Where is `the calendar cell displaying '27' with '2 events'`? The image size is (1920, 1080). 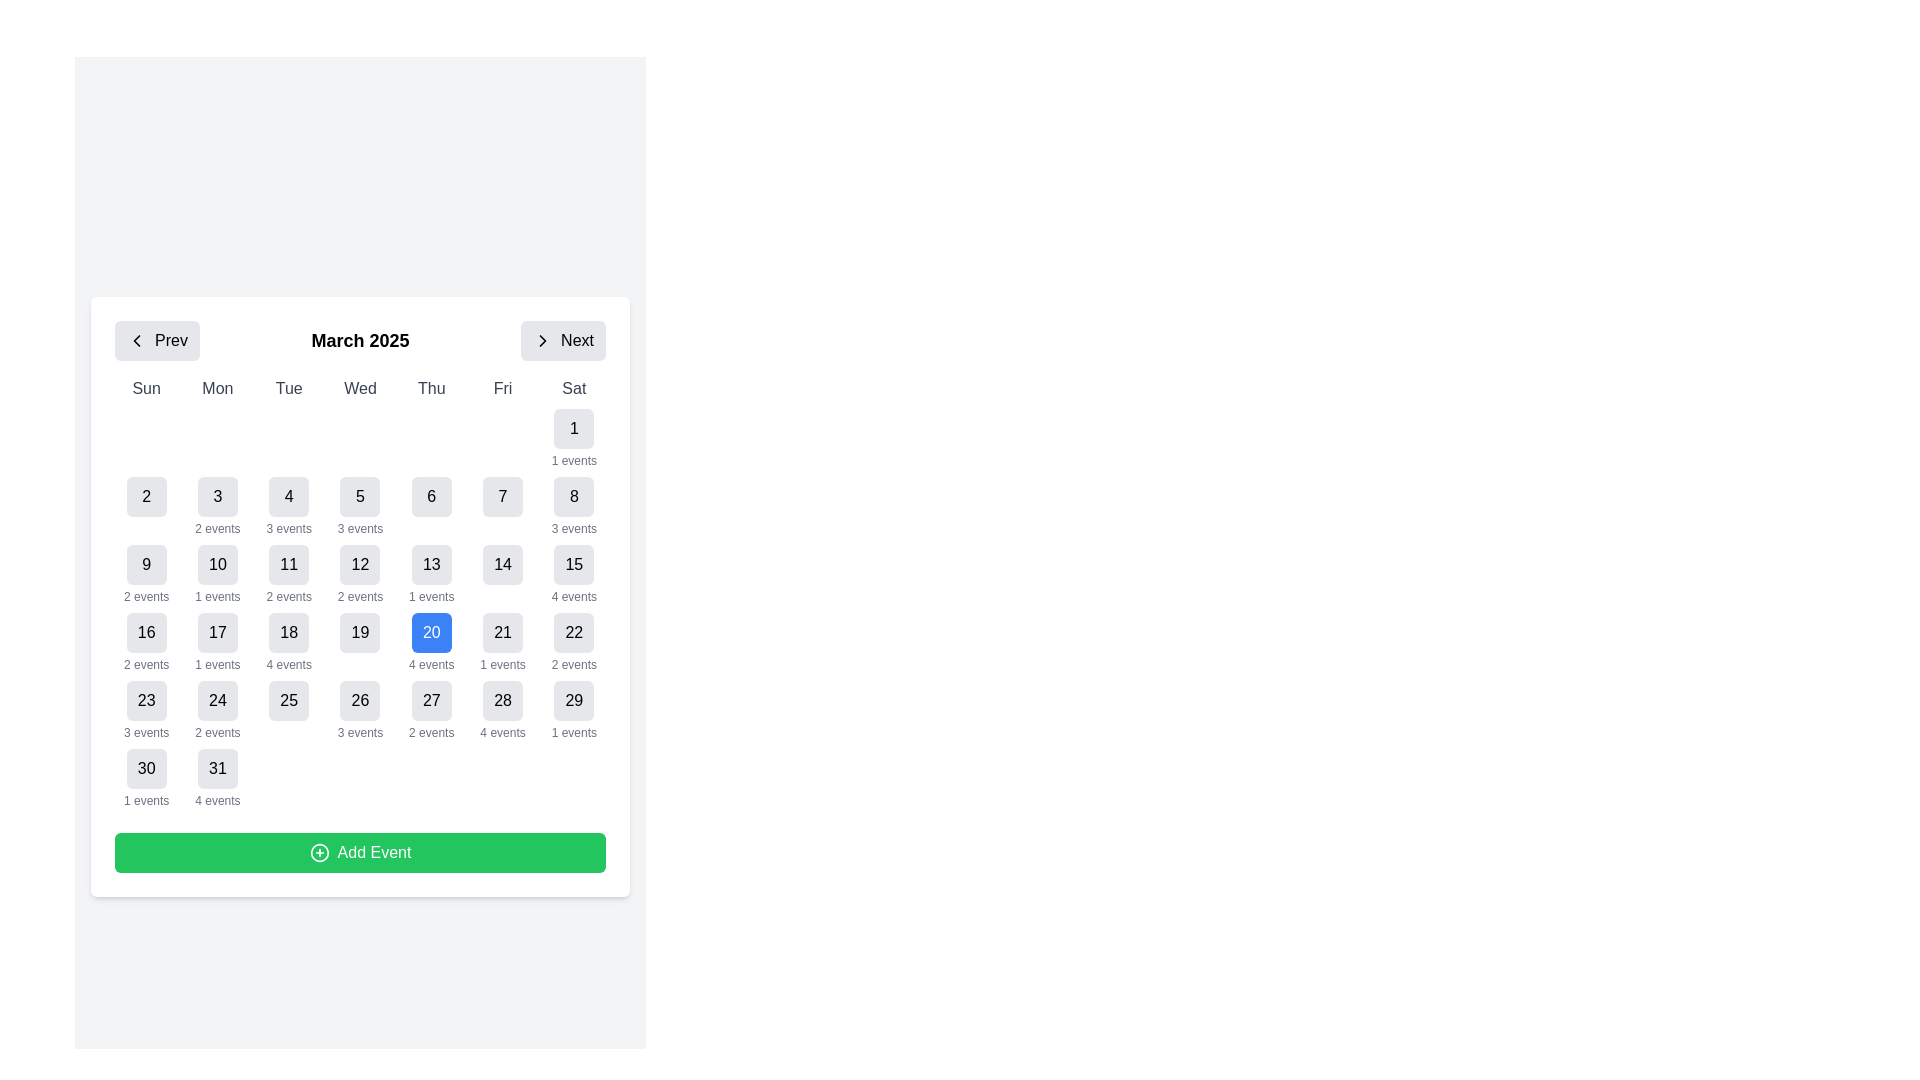 the calendar cell displaying '27' with '2 events' is located at coordinates (430, 709).